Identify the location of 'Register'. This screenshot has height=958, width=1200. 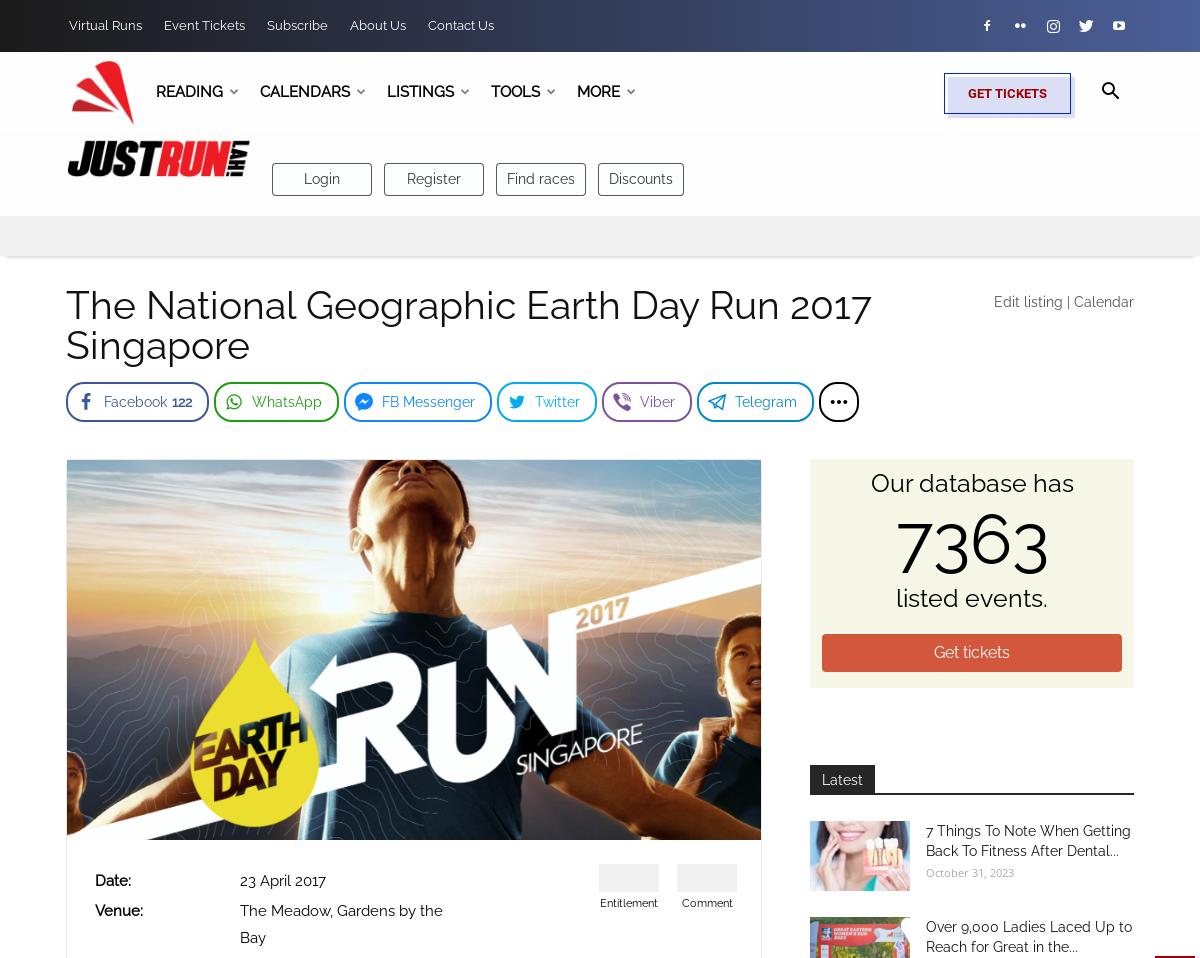
(434, 177).